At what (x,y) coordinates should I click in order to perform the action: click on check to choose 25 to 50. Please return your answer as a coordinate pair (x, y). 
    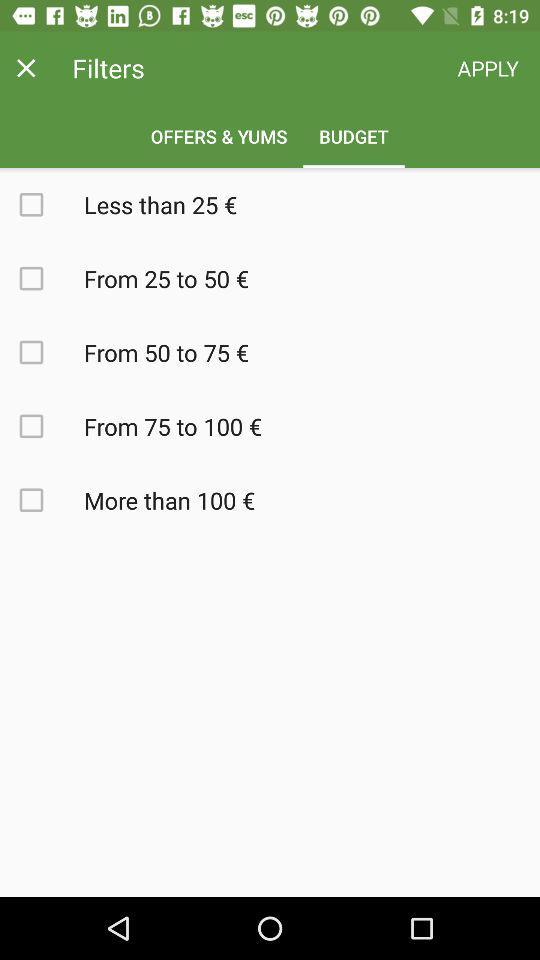
    Looking at the image, I should click on (42, 277).